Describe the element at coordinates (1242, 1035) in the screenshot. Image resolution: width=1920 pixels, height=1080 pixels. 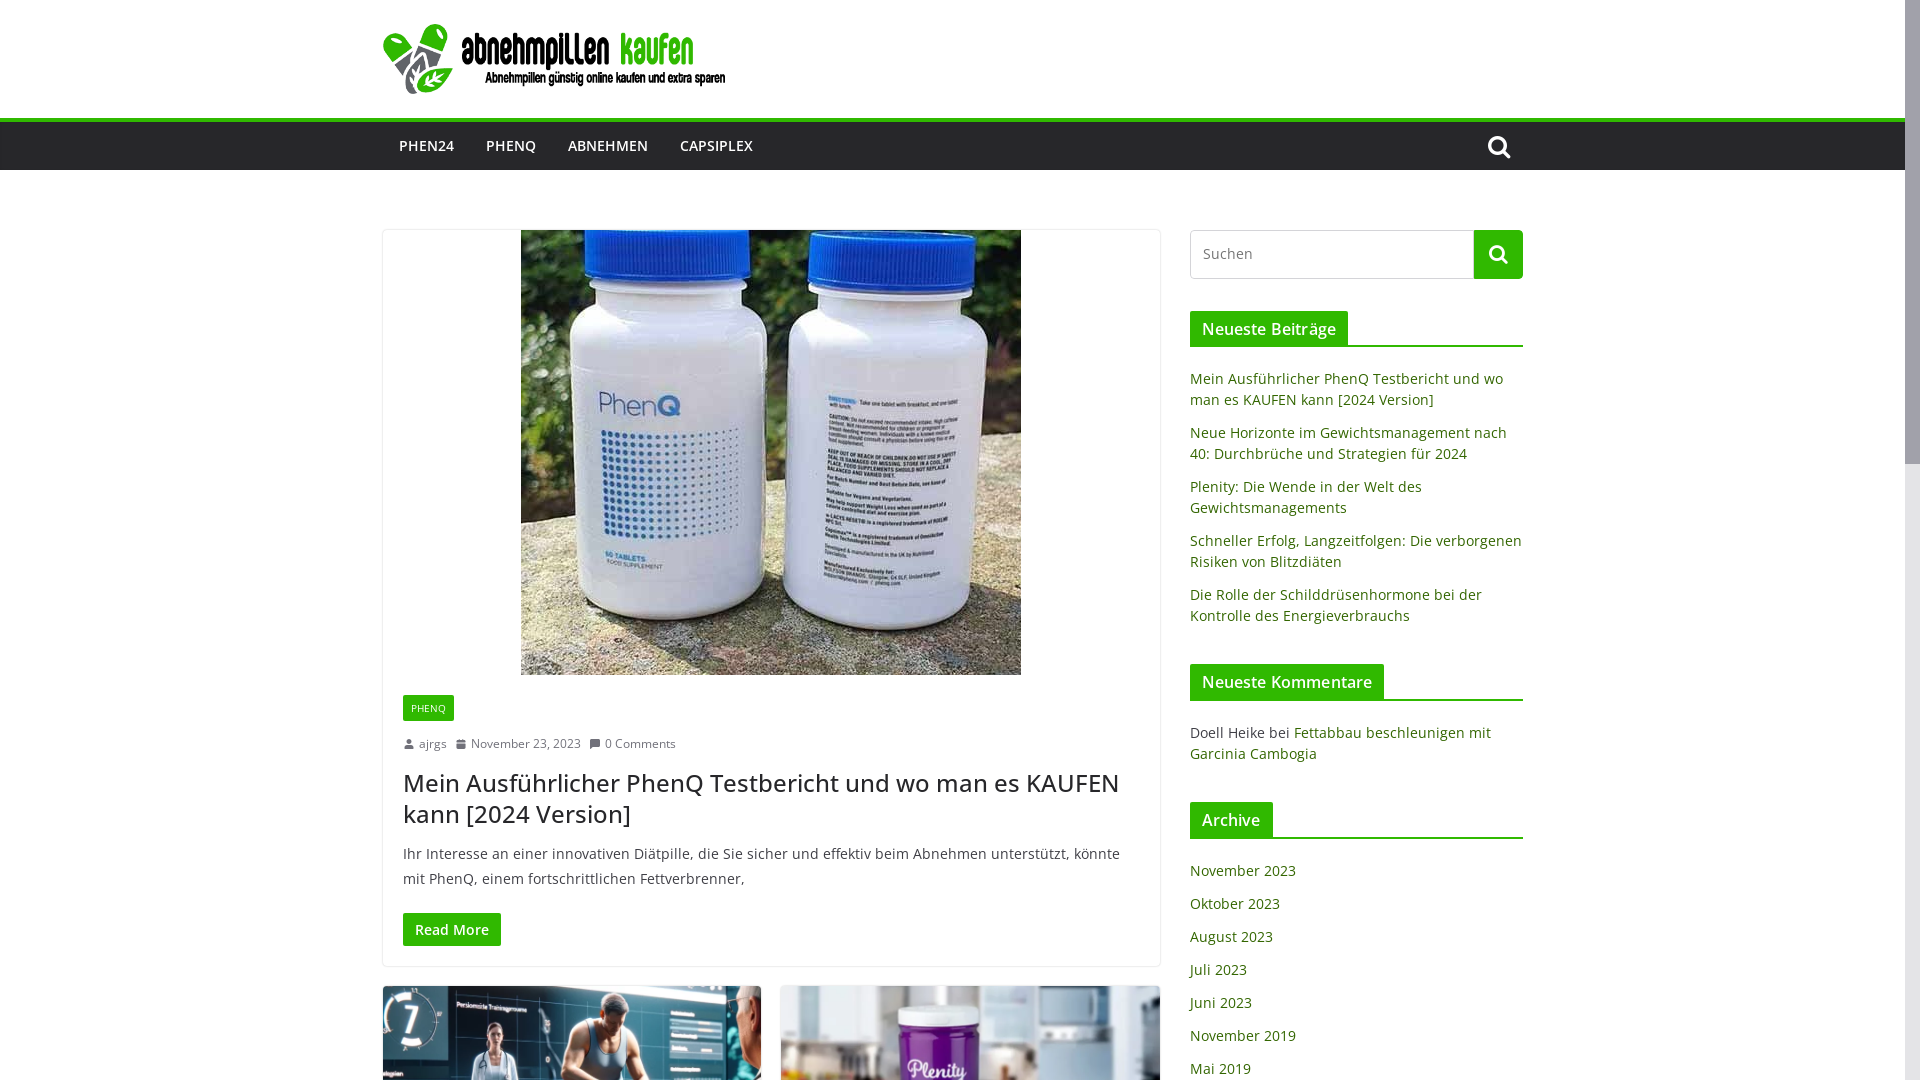
I see `'November 2019'` at that location.